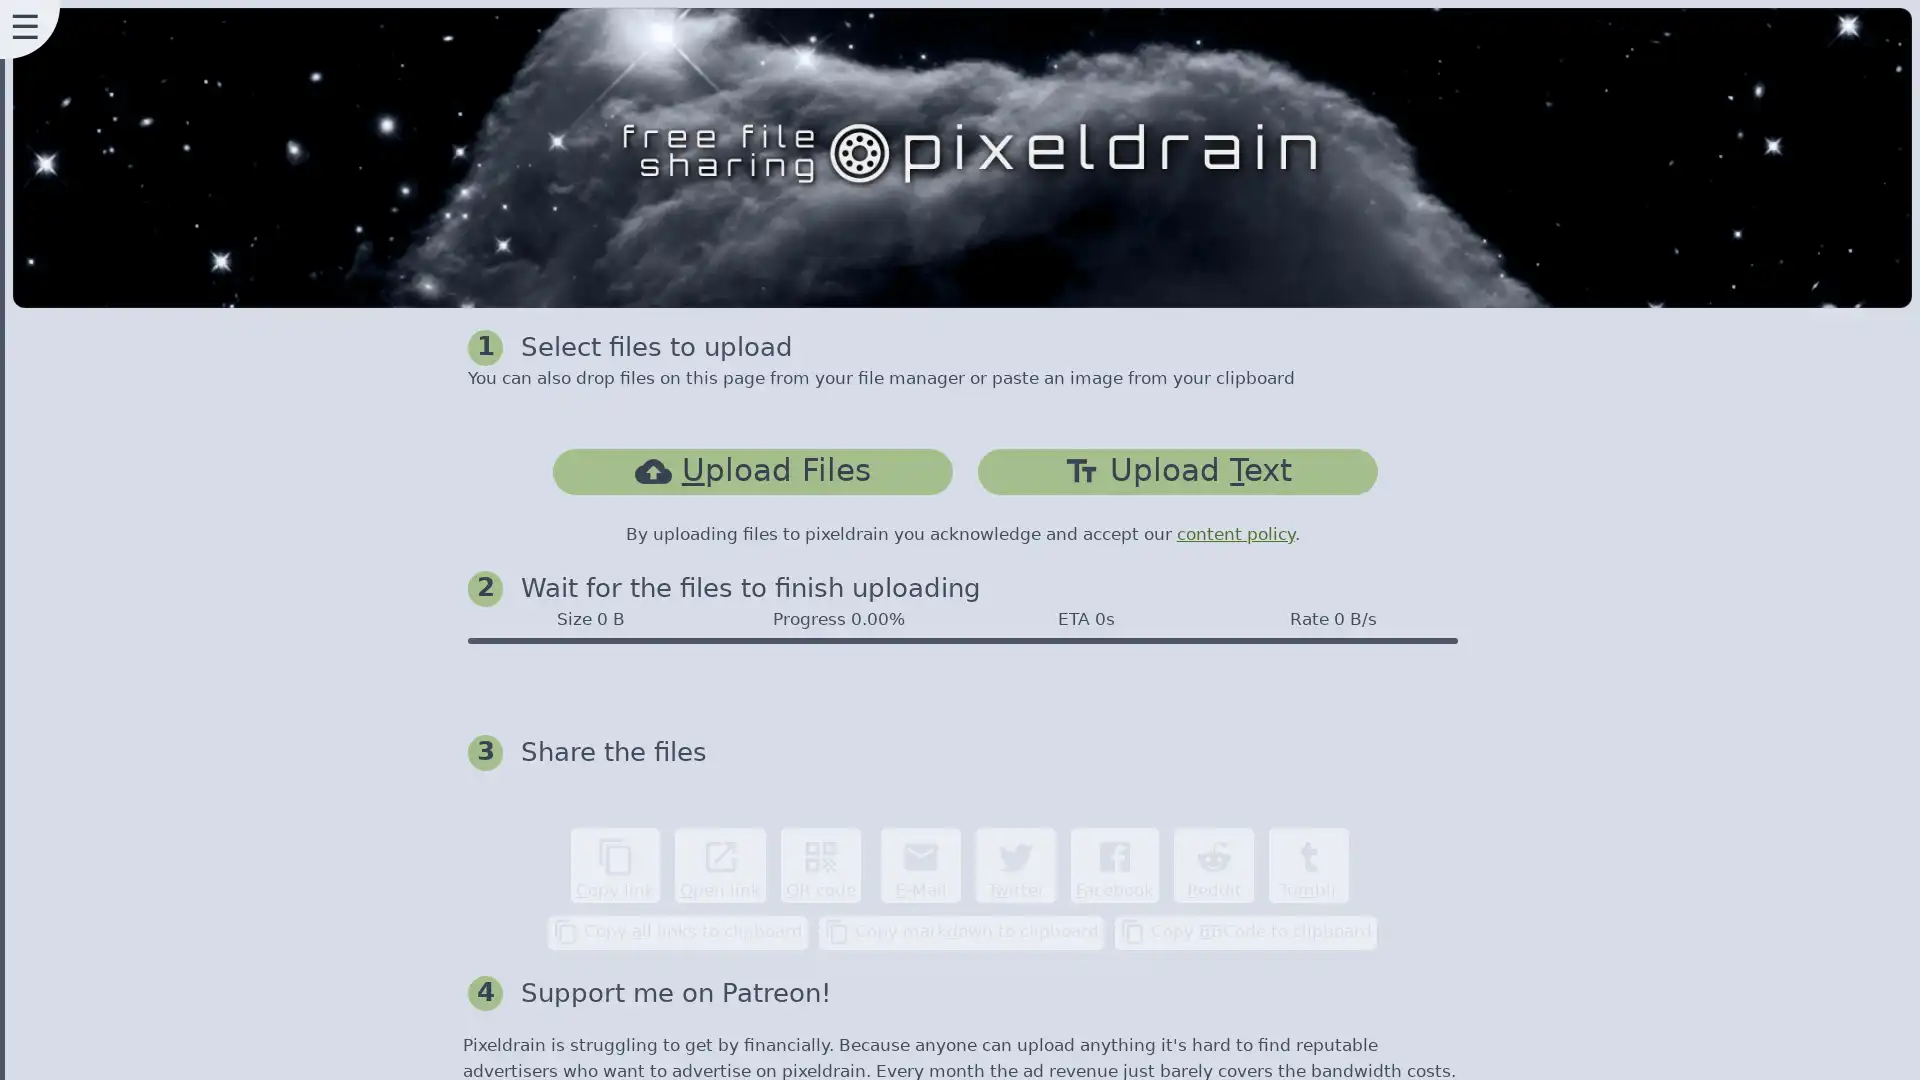  What do you see at coordinates (892, 471) in the screenshot?
I see `cloud_uploadUpload Files` at bounding box center [892, 471].